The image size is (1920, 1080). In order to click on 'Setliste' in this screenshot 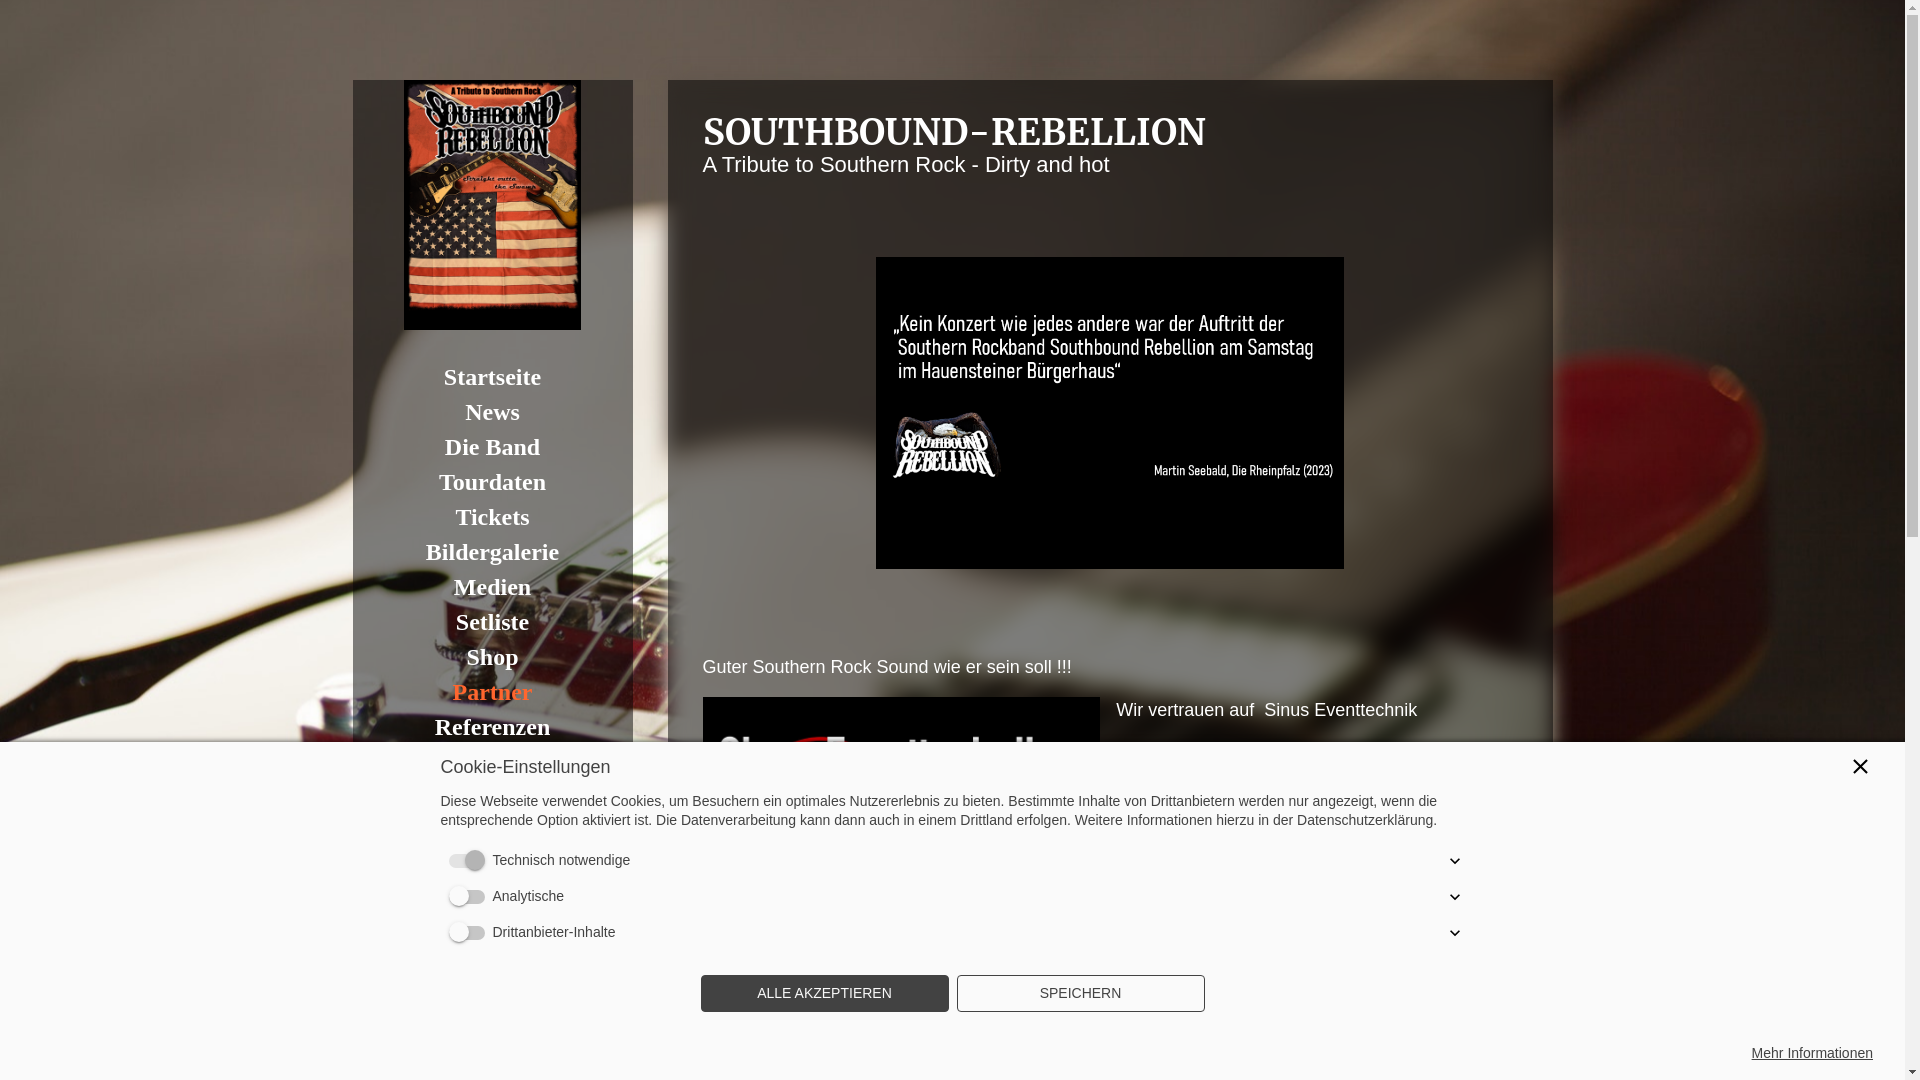, I will do `click(491, 621)`.